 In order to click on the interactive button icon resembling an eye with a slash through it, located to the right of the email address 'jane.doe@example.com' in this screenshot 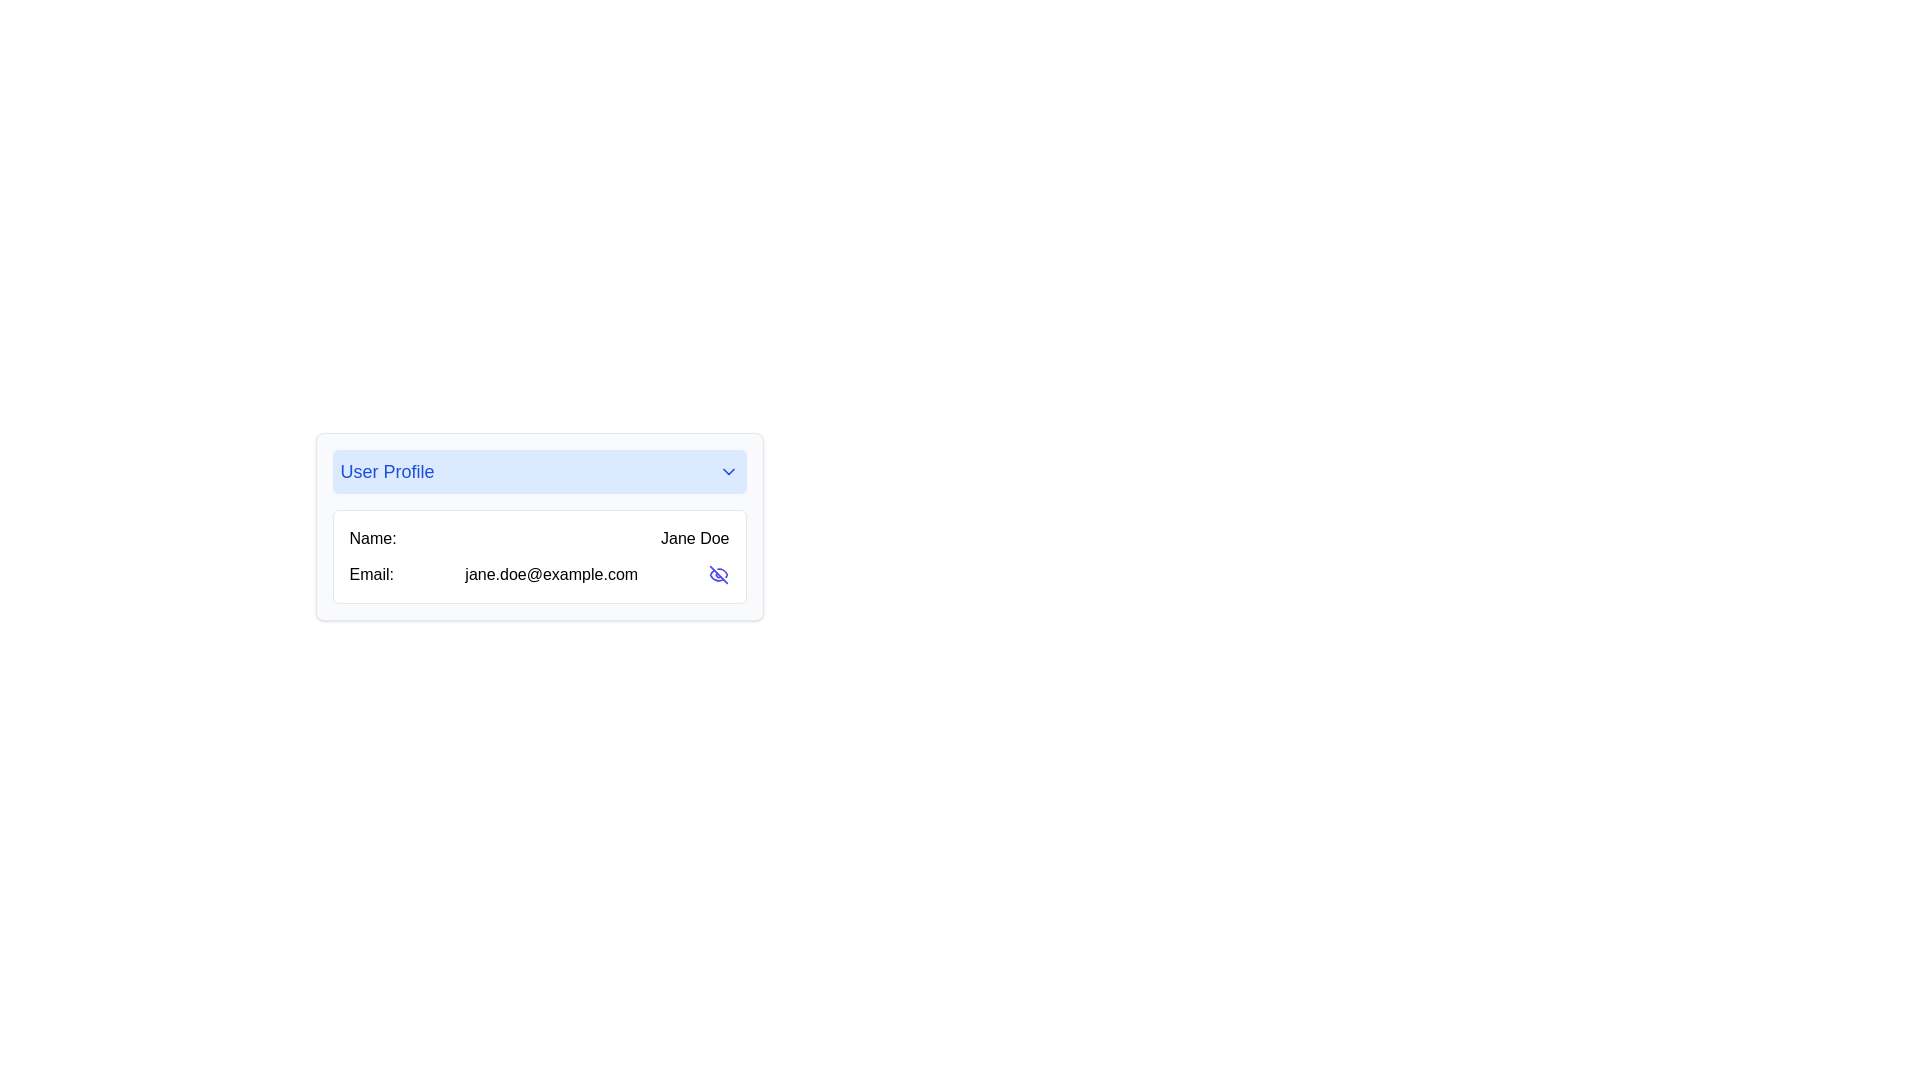, I will do `click(719, 574)`.